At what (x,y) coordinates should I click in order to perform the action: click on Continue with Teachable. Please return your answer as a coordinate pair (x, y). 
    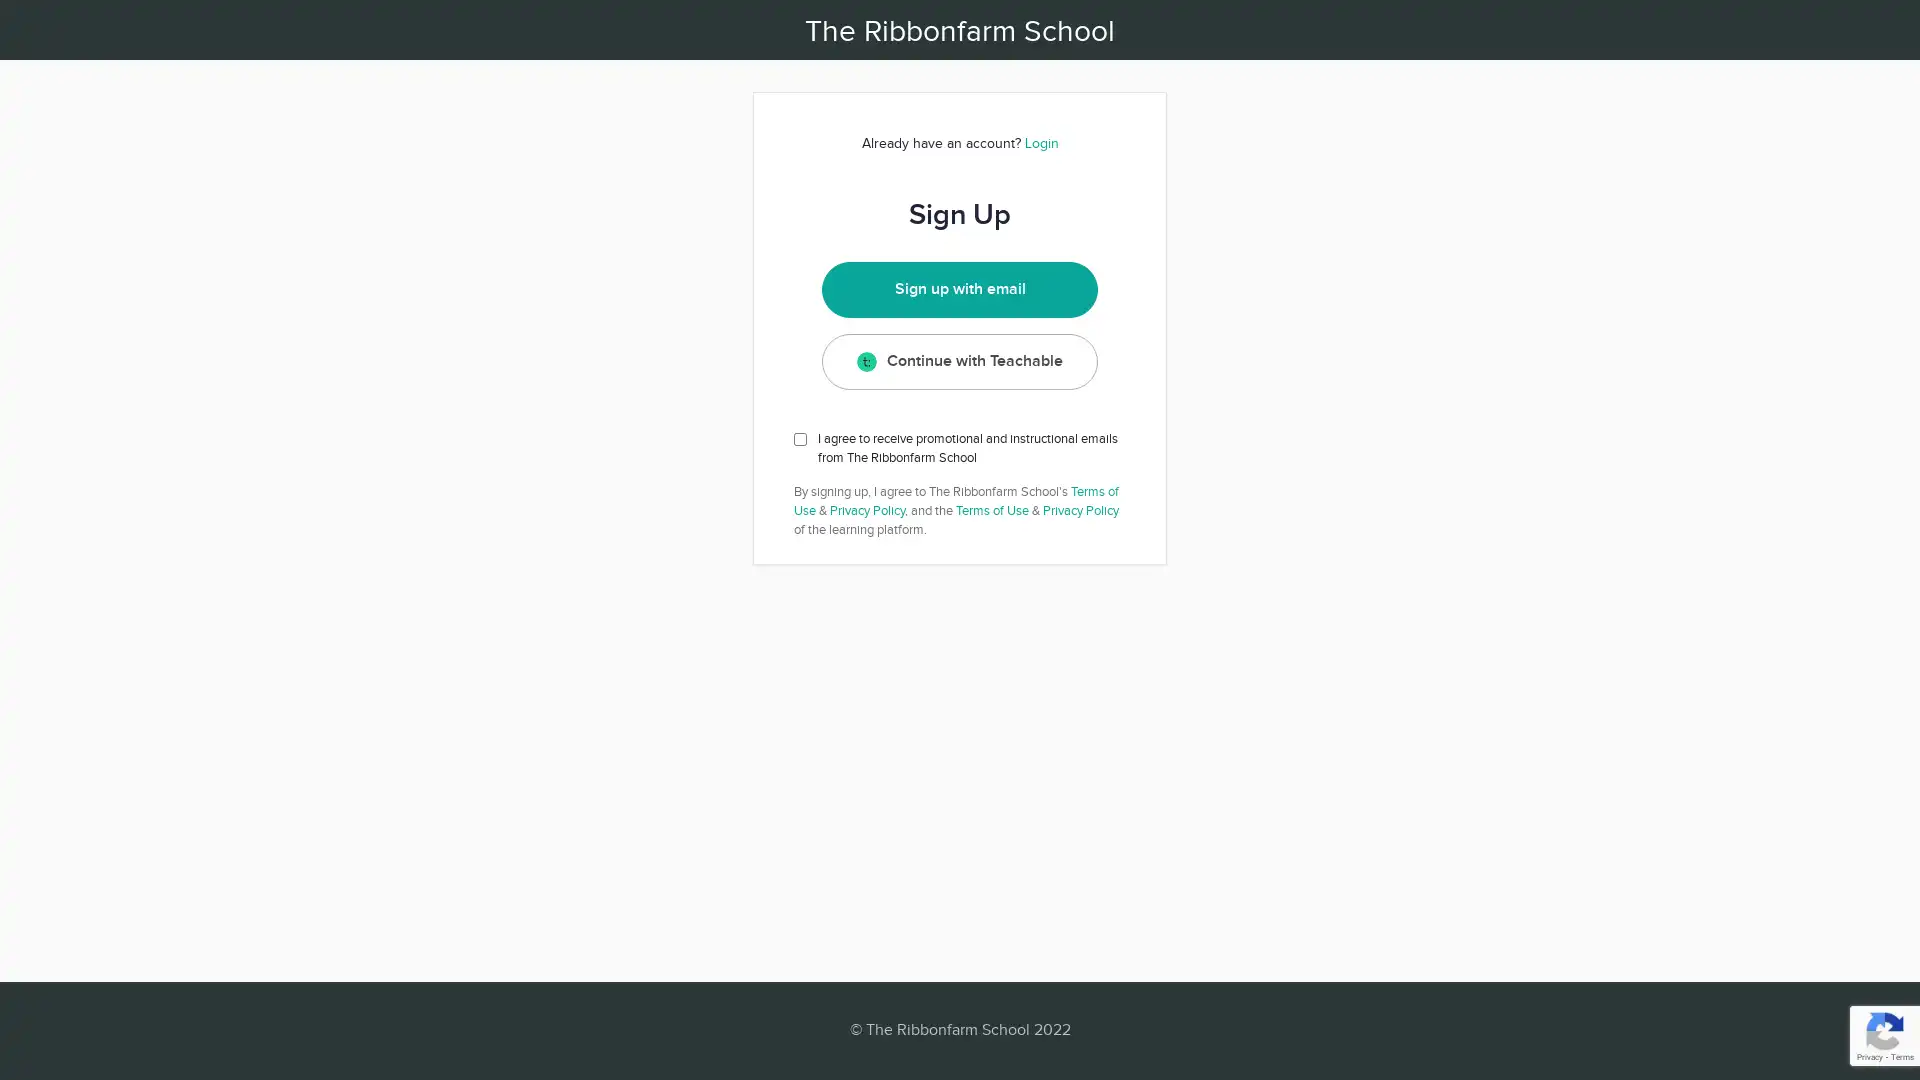
    Looking at the image, I should click on (958, 361).